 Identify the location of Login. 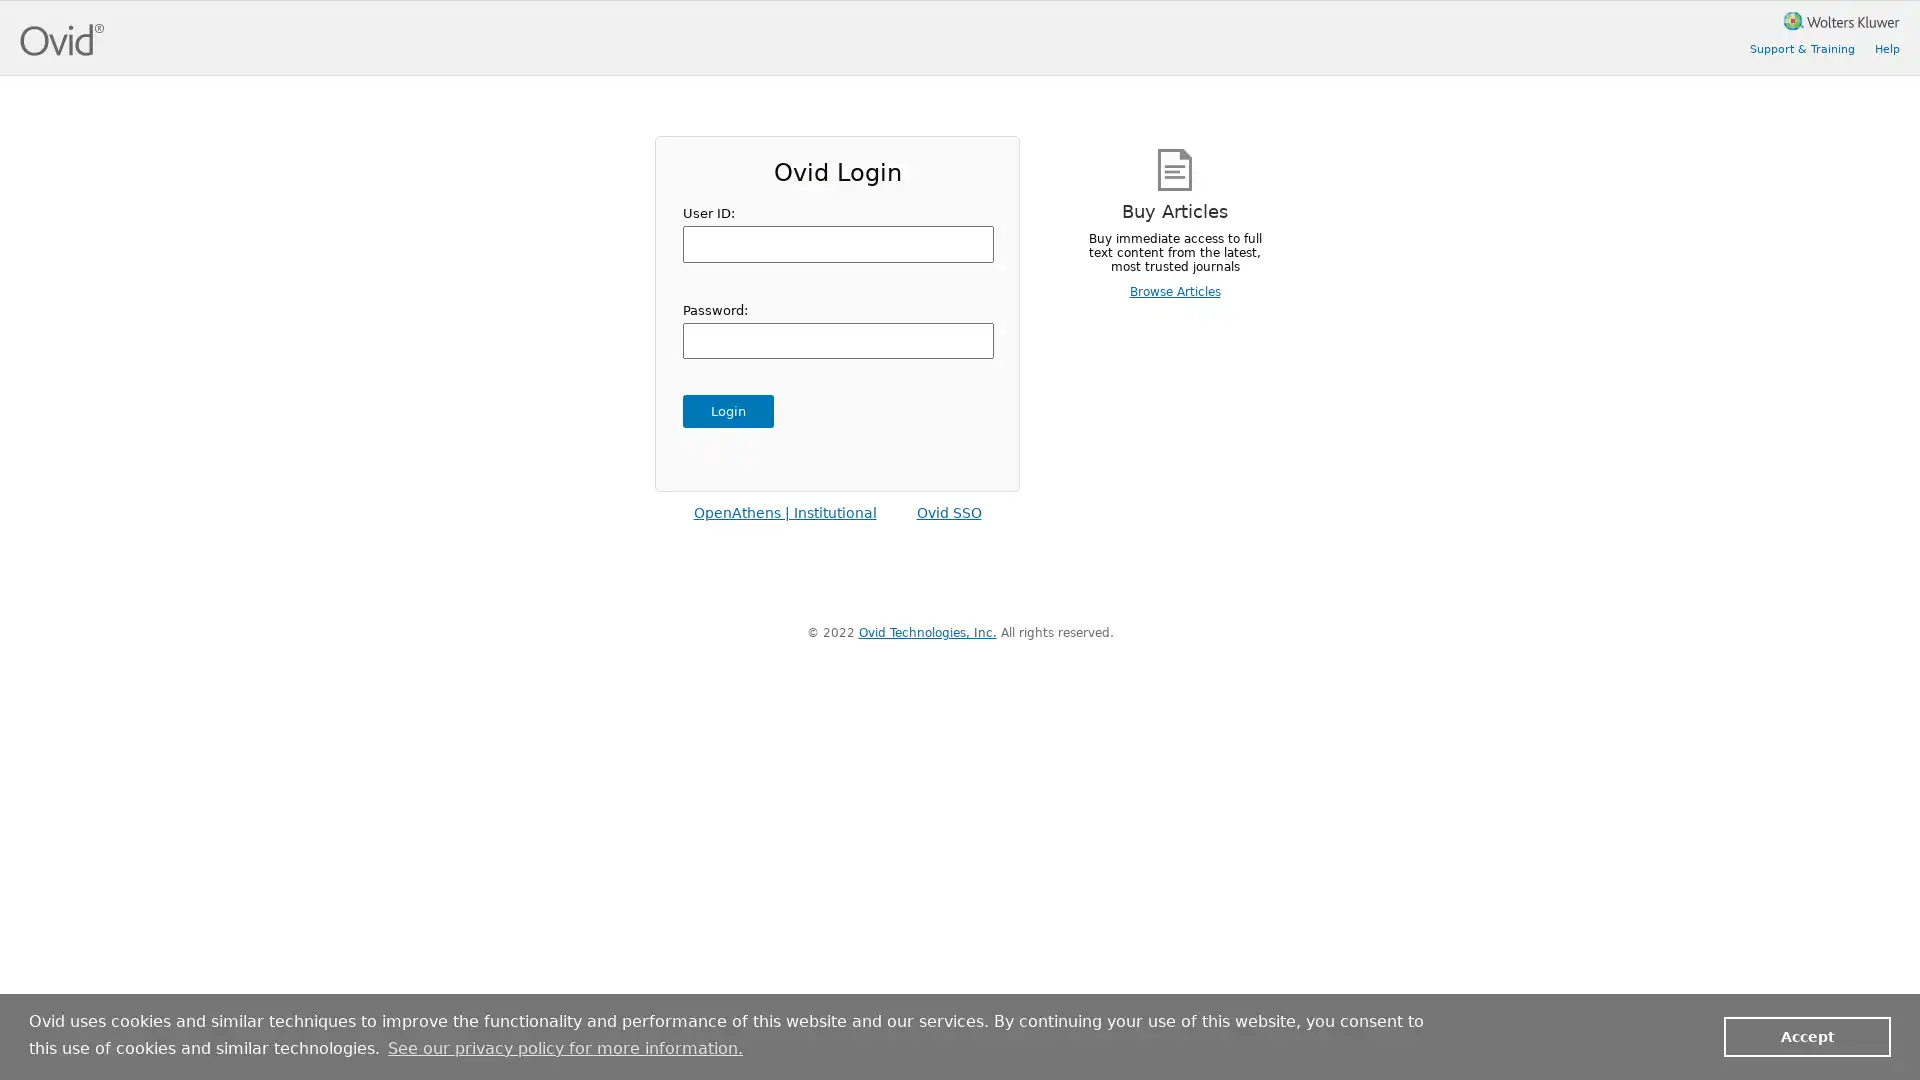
(727, 410).